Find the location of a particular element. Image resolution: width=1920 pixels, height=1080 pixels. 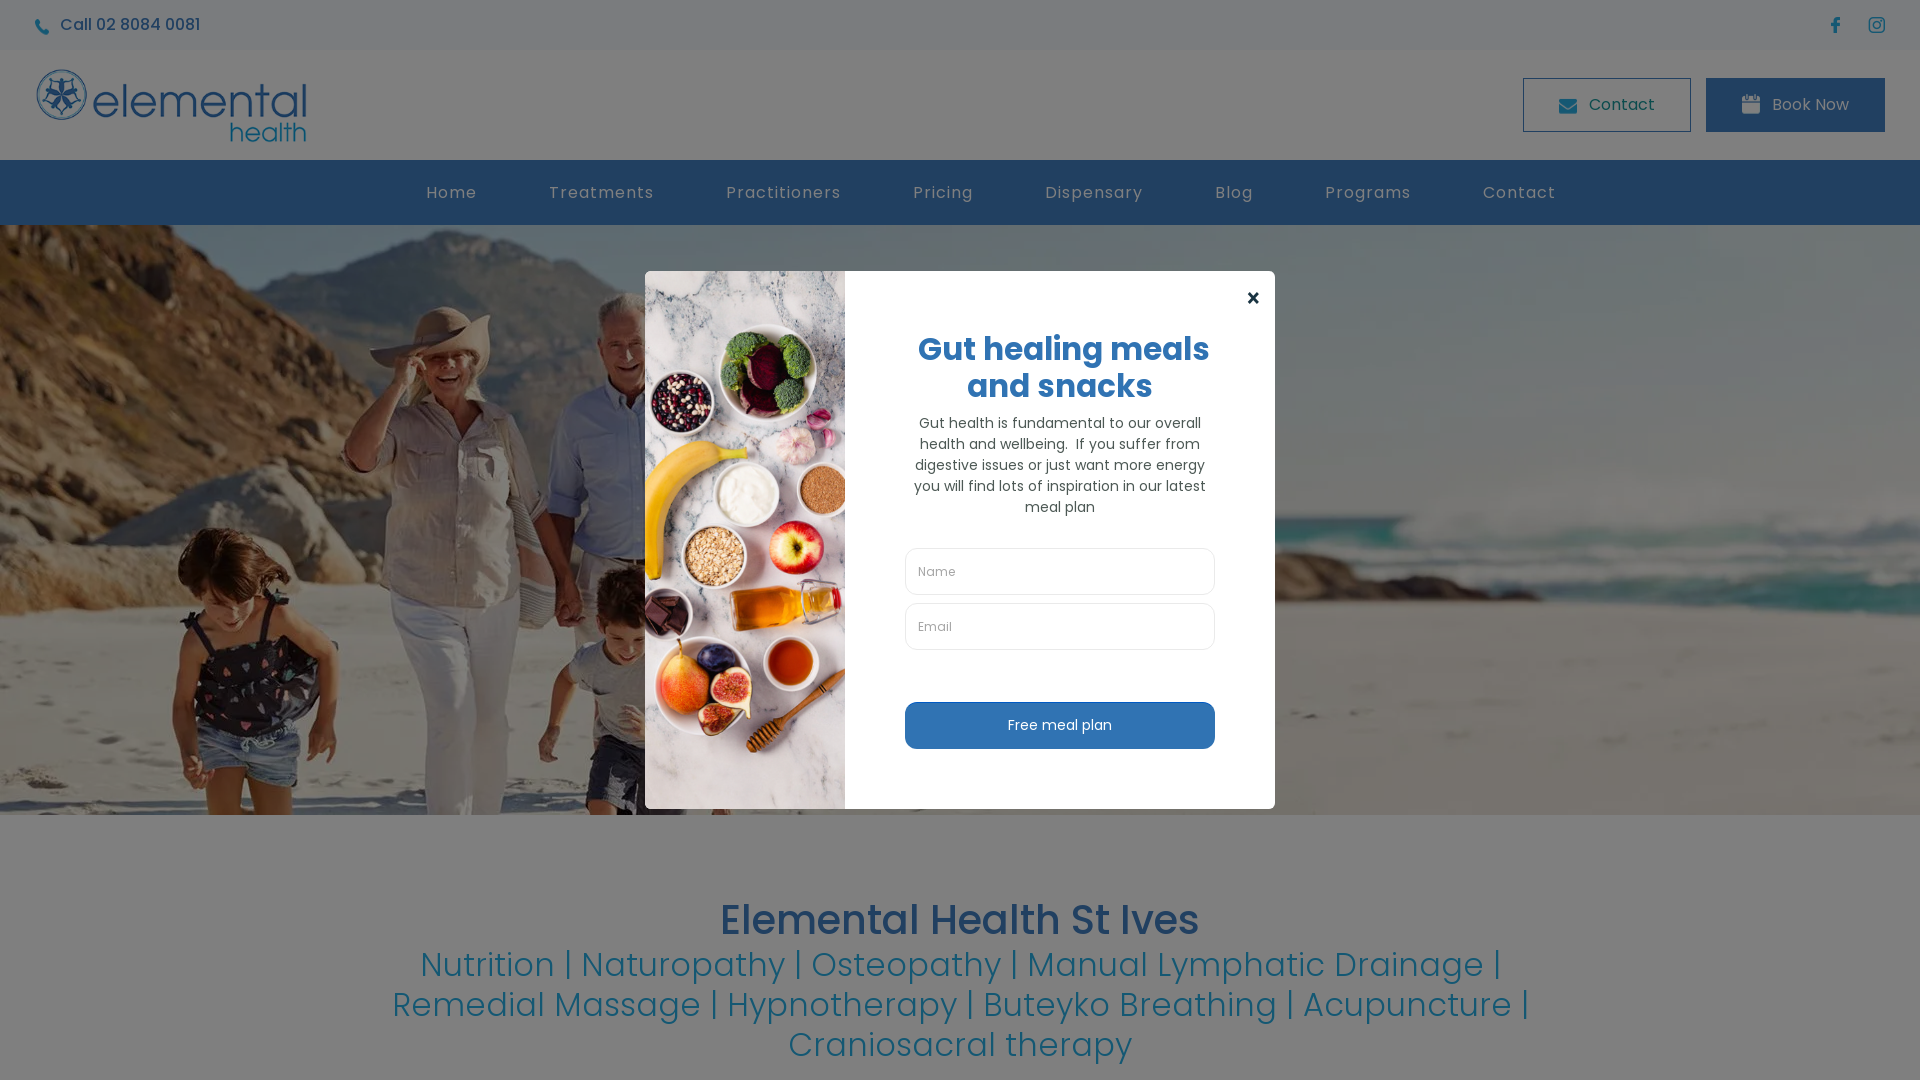

'Programs' is located at coordinates (1367, 192).